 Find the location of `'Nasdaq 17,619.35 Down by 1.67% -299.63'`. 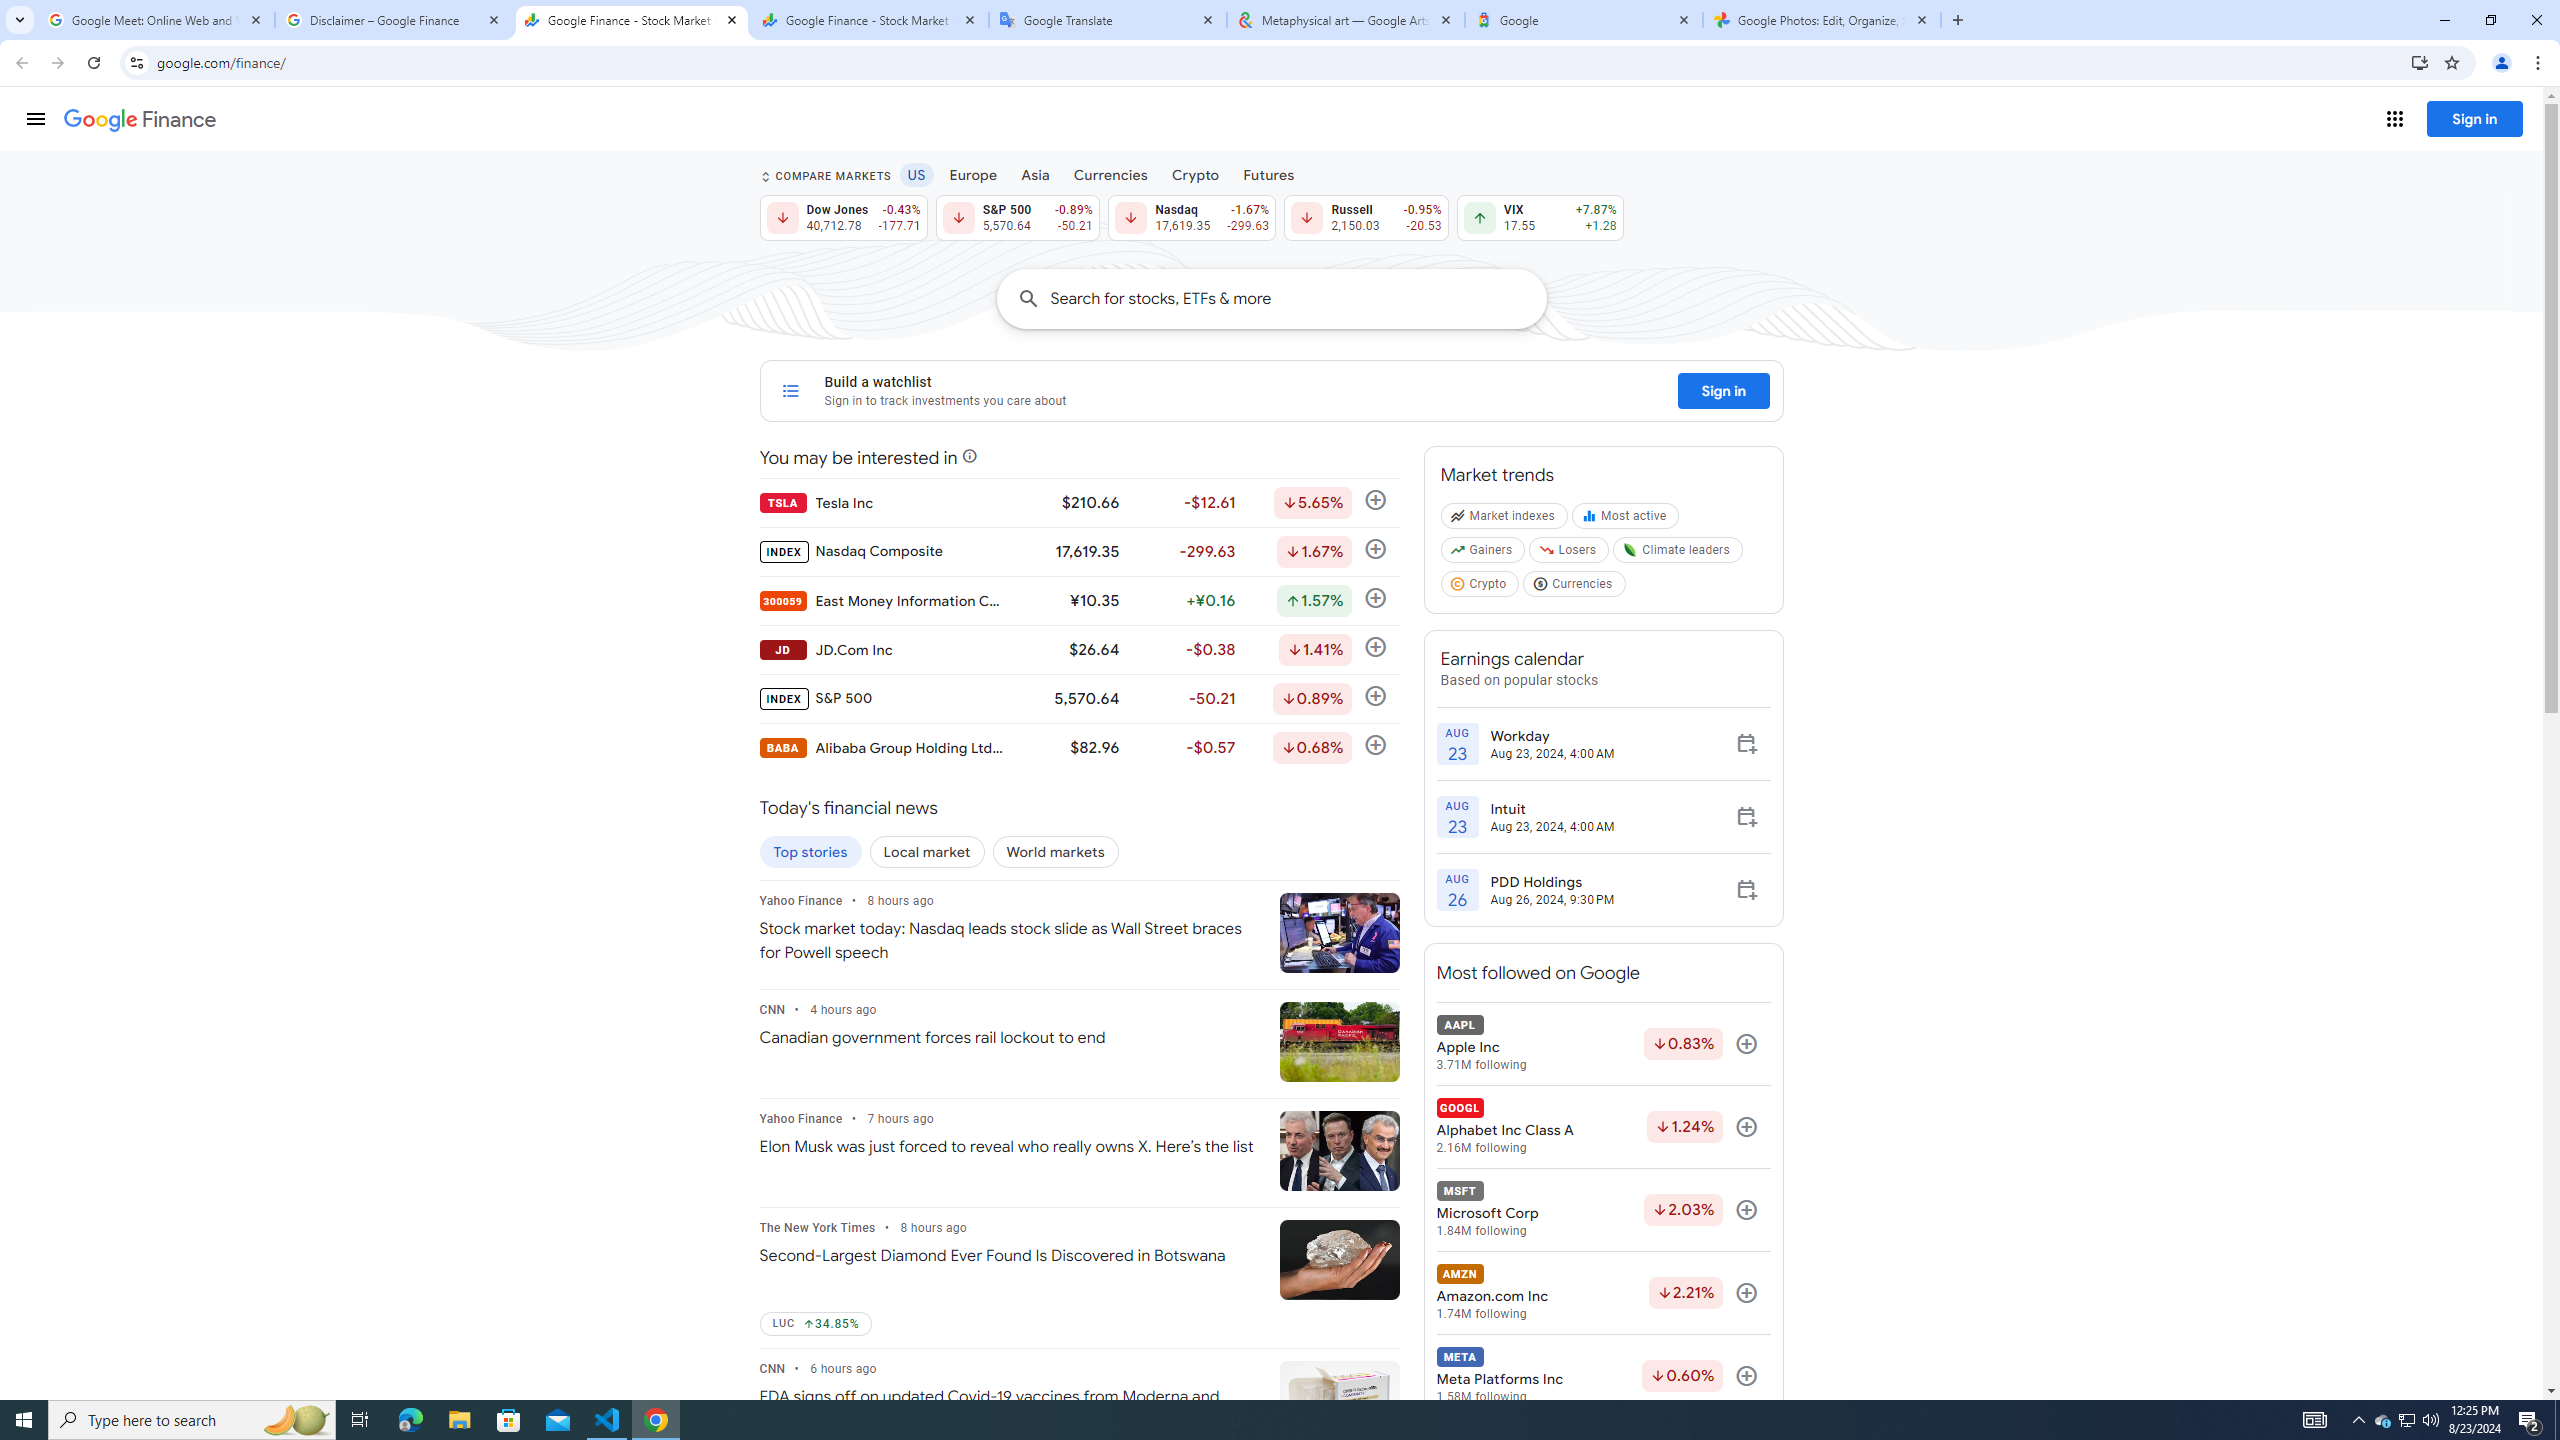

'Nasdaq 17,619.35 Down by 1.67% -299.63' is located at coordinates (1191, 217).